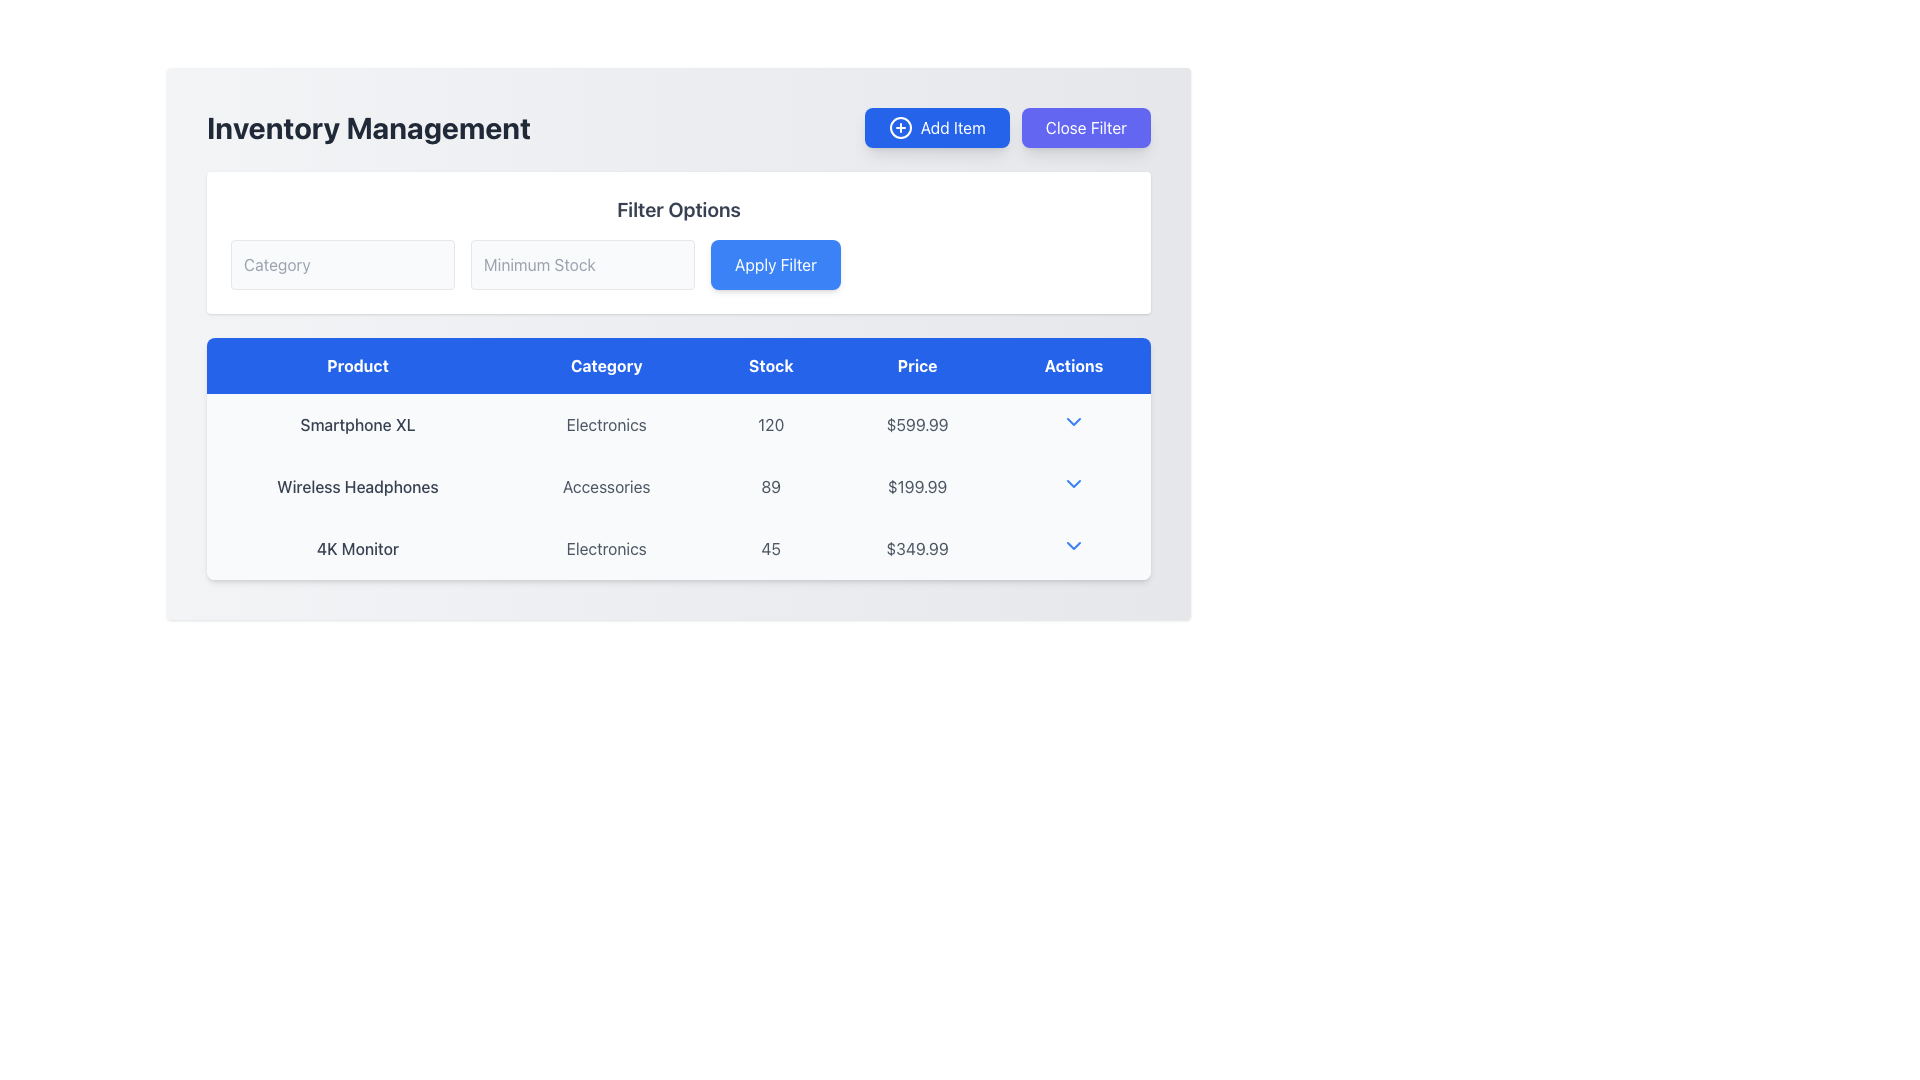 This screenshot has width=1920, height=1080. What do you see at coordinates (358, 548) in the screenshot?
I see `the text label displaying '4K Monitor' in the third row of the product table` at bounding box center [358, 548].